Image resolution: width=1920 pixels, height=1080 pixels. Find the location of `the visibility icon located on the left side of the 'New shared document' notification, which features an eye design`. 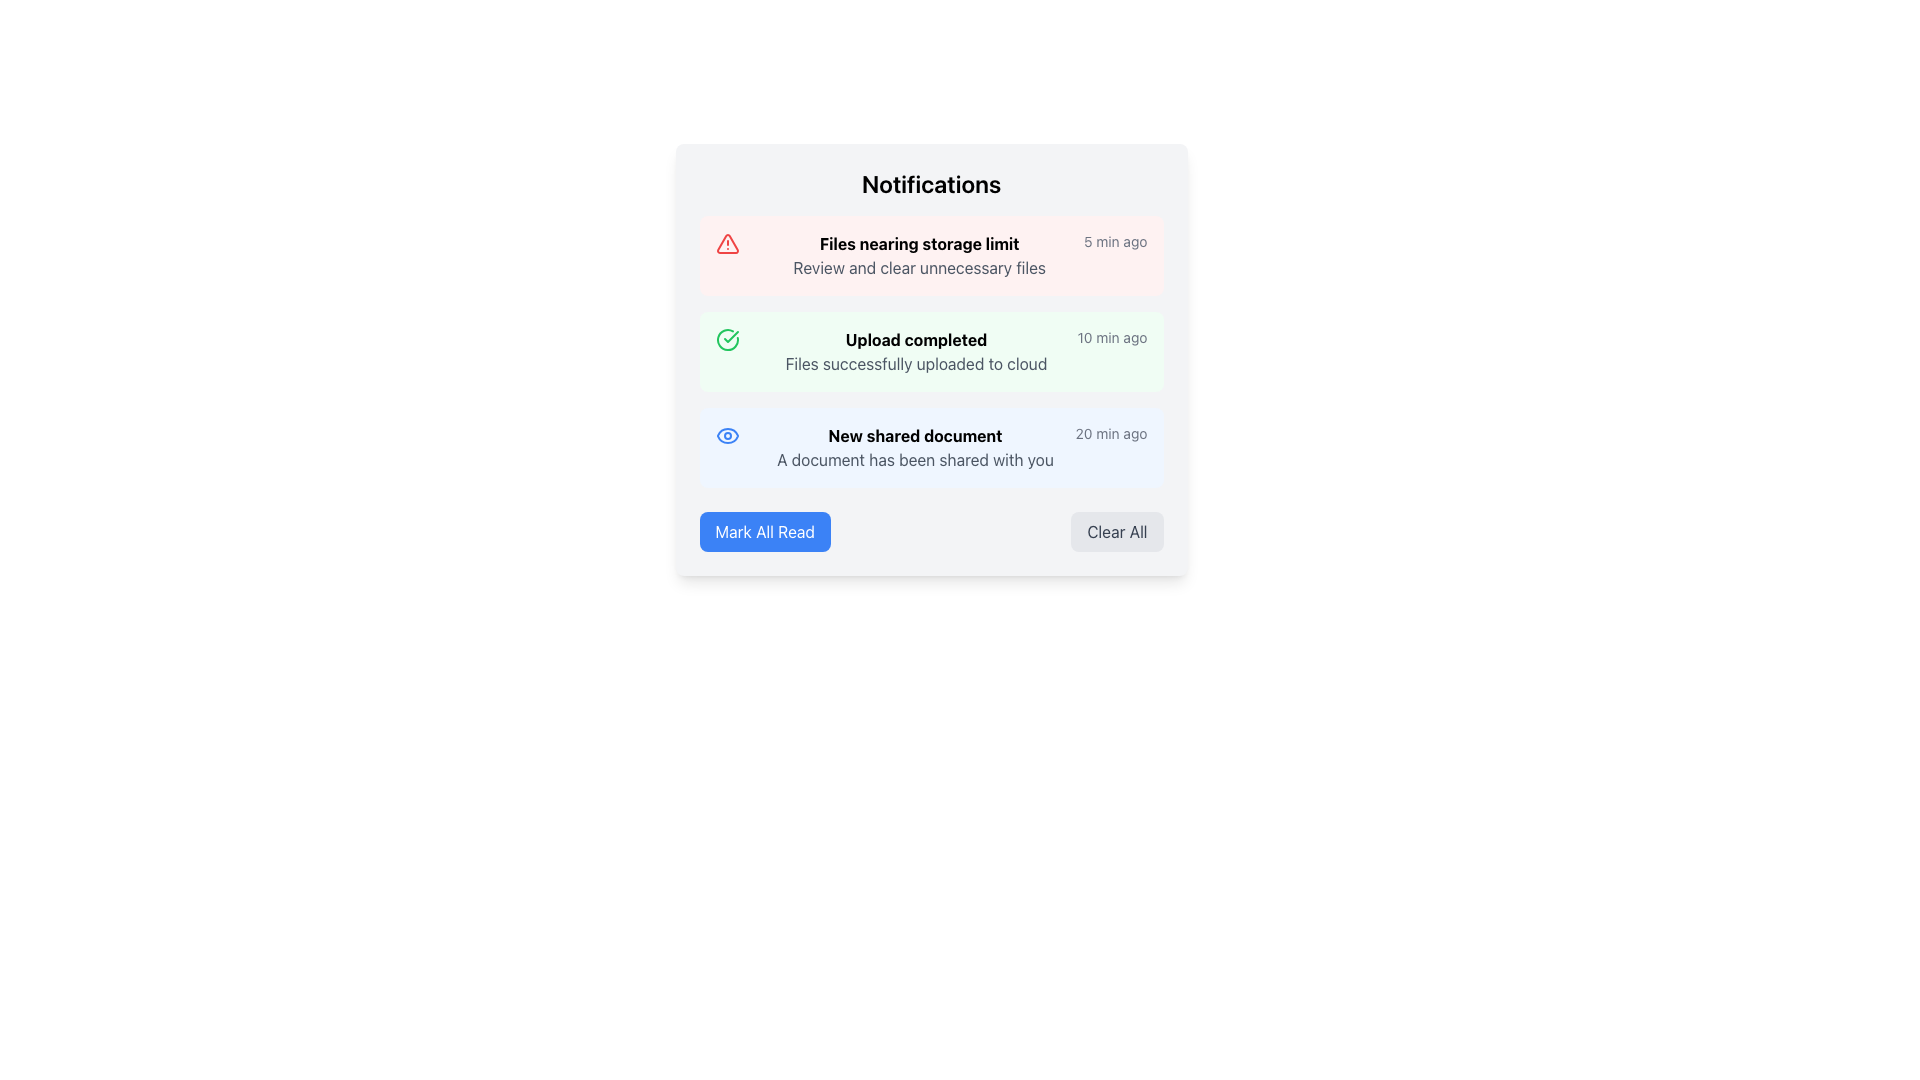

the visibility icon located on the left side of the 'New shared document' notification, which features an eye design is located at coordinates (726, 434).